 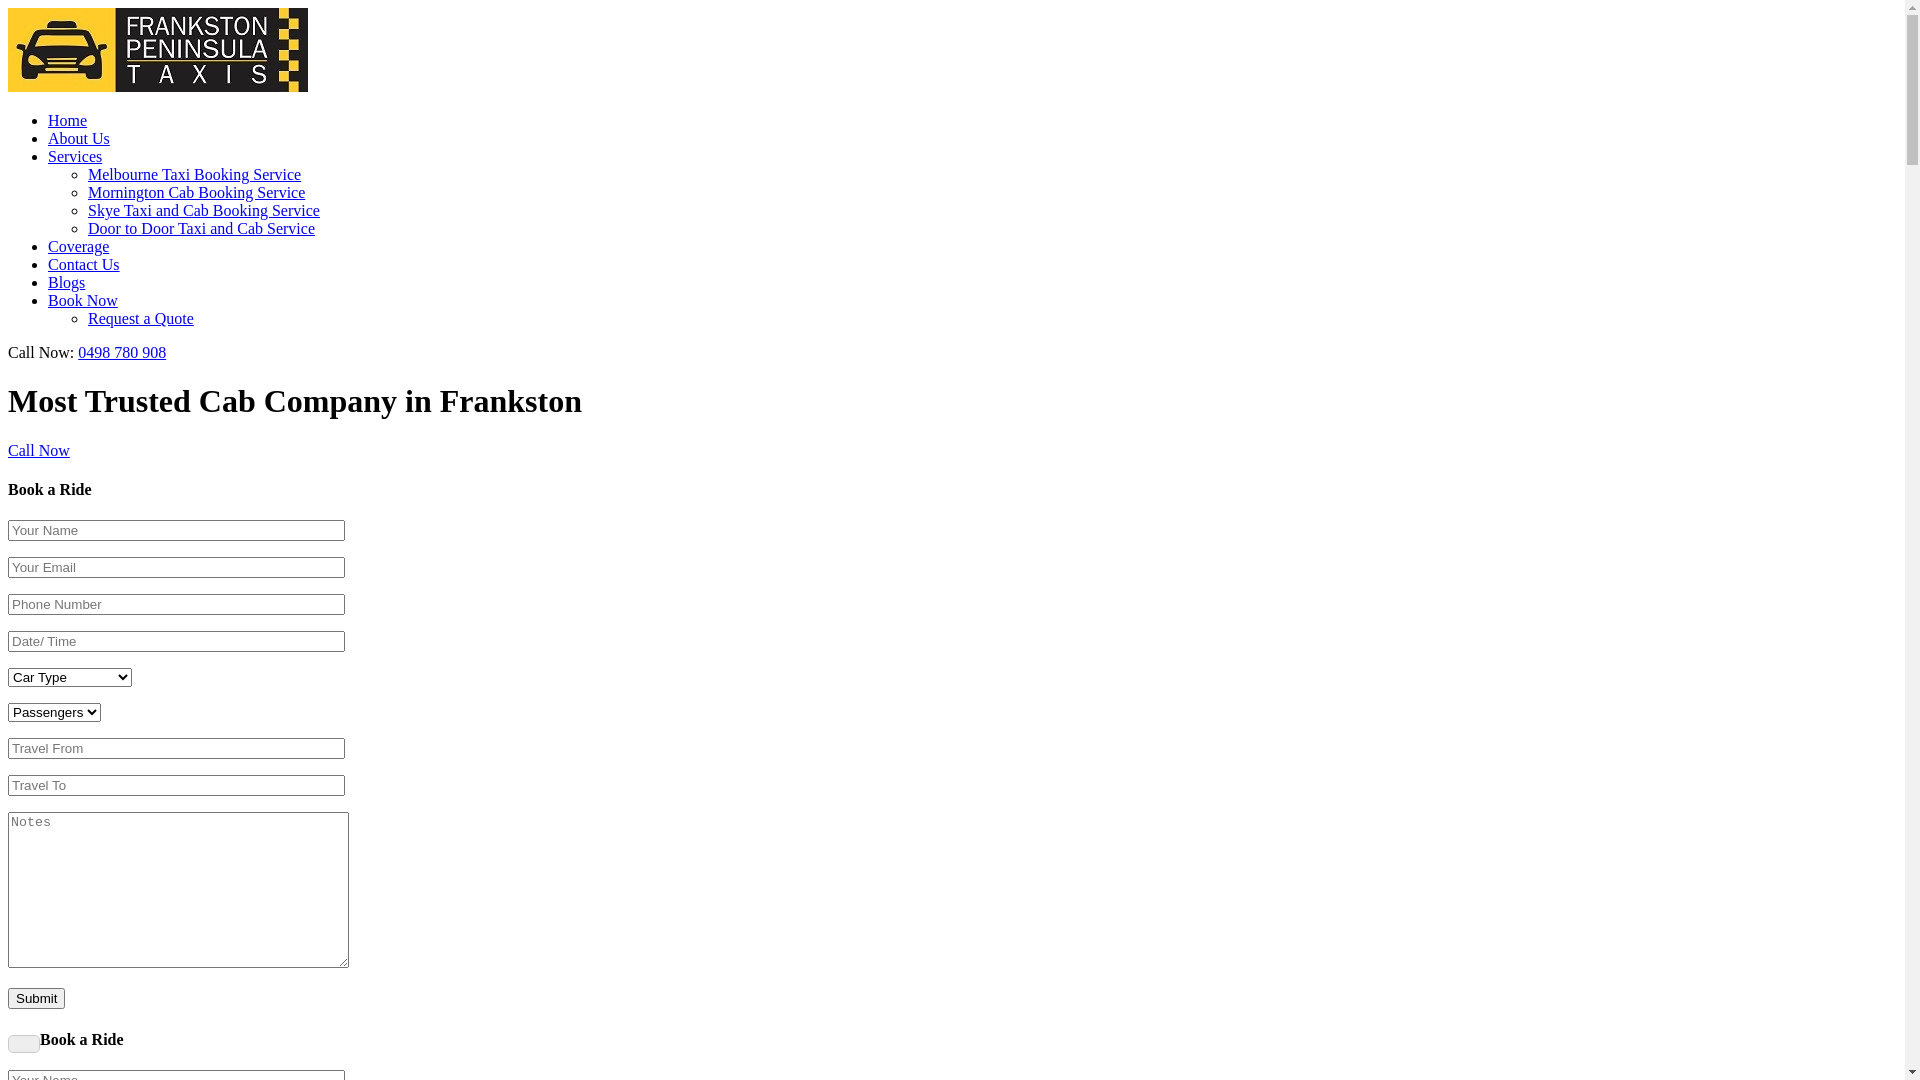 What do you see at coordinates (194, 173) in the screenshot?
I see `'Melbourne Taxi Booking Service'` at bounding box center [194, 173].